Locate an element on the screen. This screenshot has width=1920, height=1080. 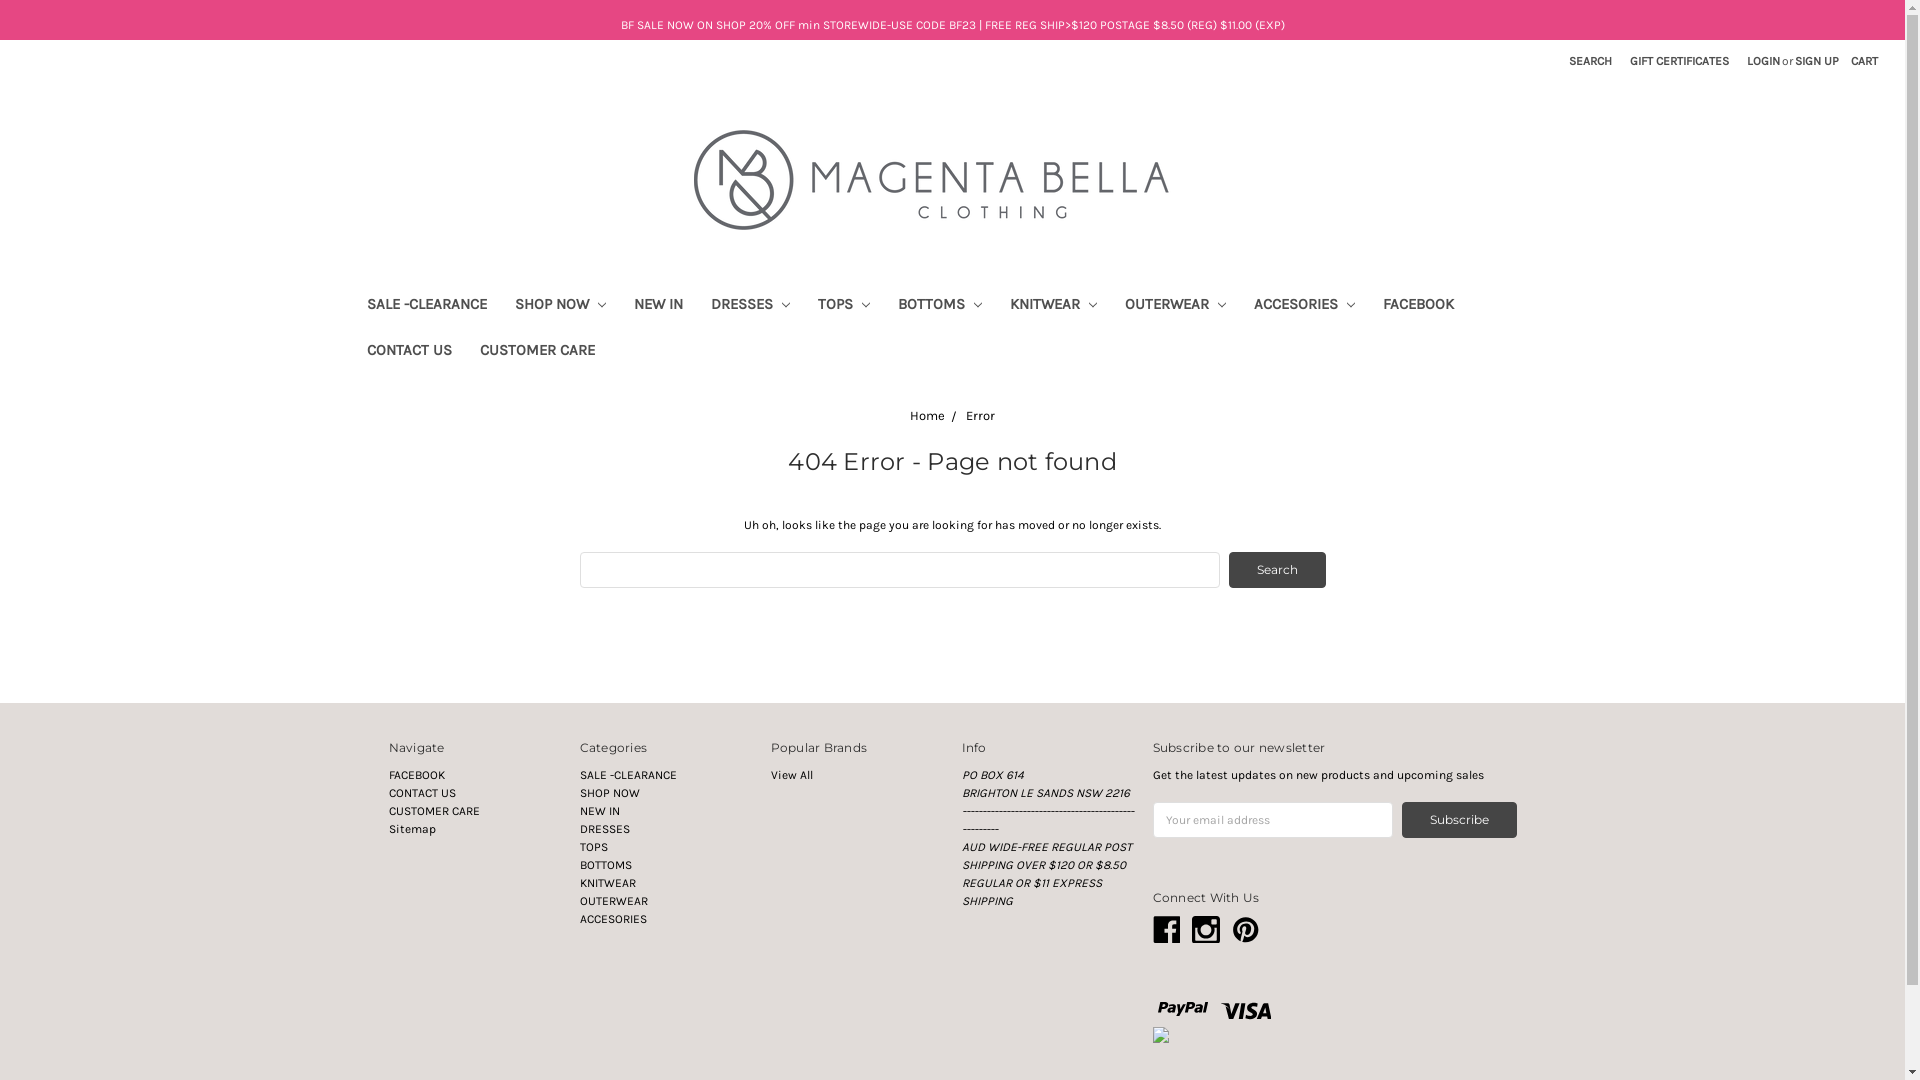
'SHOP NOW' is located at coordinates (608, 792).